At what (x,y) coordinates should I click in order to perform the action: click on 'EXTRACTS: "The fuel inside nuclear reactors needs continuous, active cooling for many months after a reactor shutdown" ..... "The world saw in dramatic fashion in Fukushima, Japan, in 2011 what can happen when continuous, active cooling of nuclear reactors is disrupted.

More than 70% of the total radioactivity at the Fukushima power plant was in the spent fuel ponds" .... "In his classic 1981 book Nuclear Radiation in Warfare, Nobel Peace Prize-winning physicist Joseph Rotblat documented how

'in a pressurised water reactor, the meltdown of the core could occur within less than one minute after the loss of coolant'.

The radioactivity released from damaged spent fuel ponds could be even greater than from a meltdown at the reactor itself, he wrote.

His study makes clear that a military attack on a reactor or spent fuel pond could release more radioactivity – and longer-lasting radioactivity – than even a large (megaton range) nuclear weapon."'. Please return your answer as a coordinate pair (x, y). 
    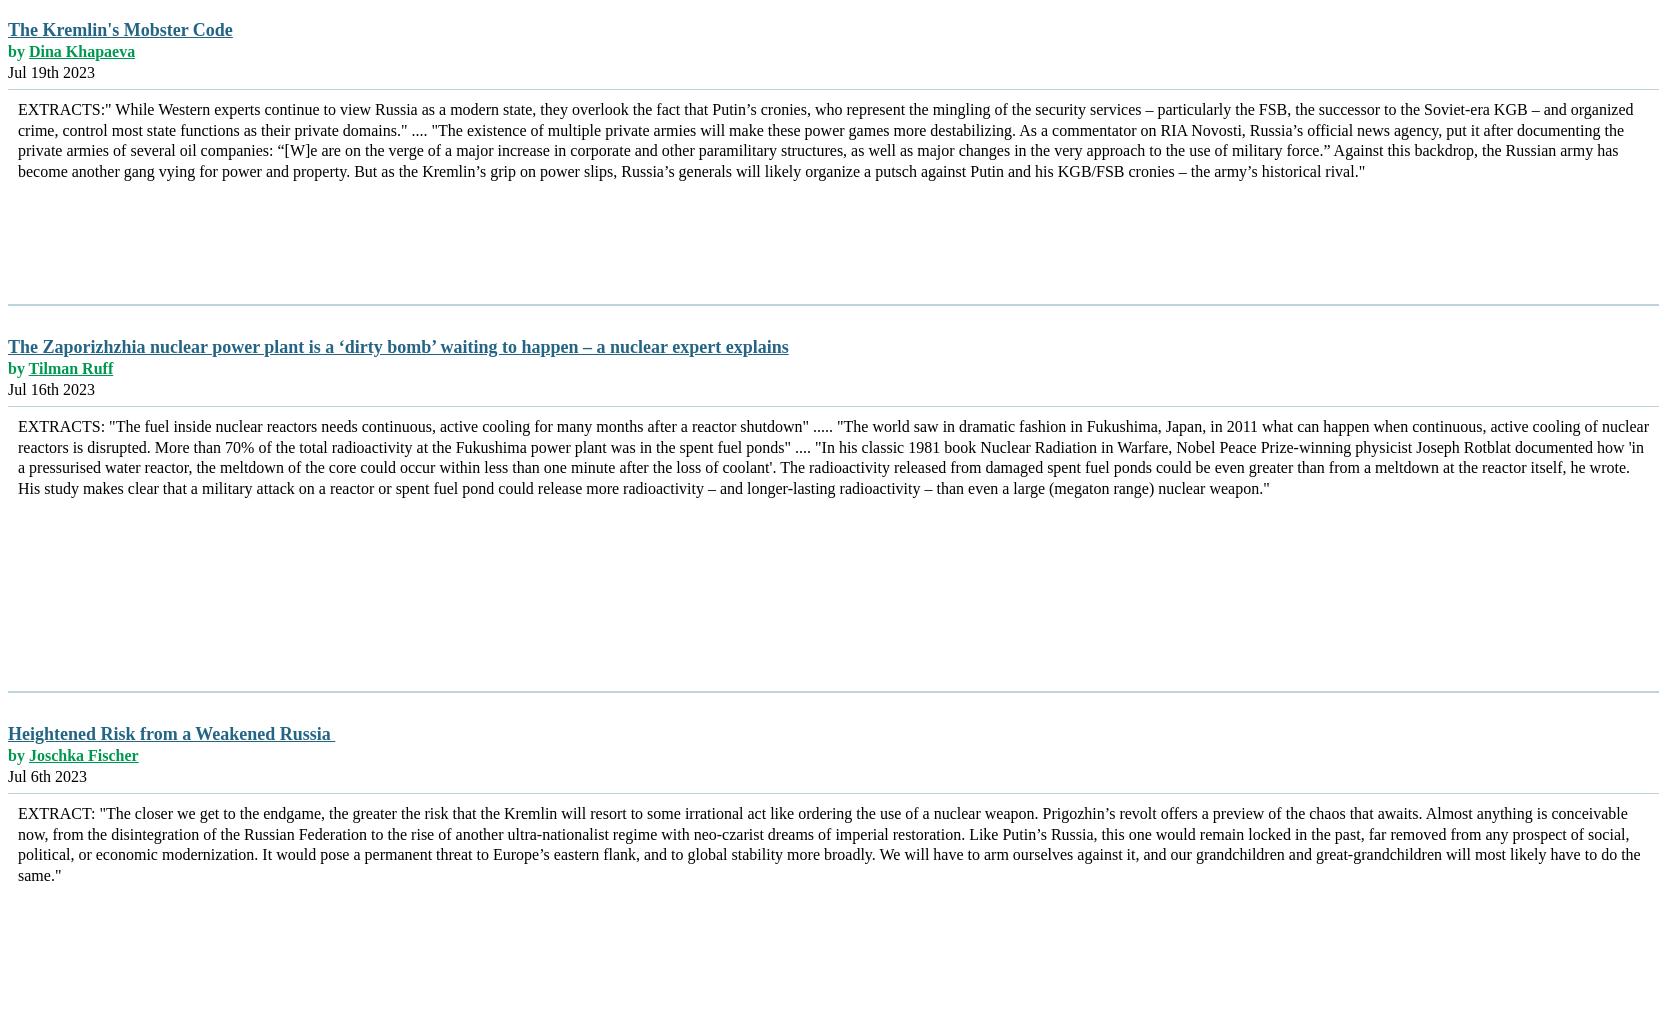
    Looking at the image, I should click on (833, 455).